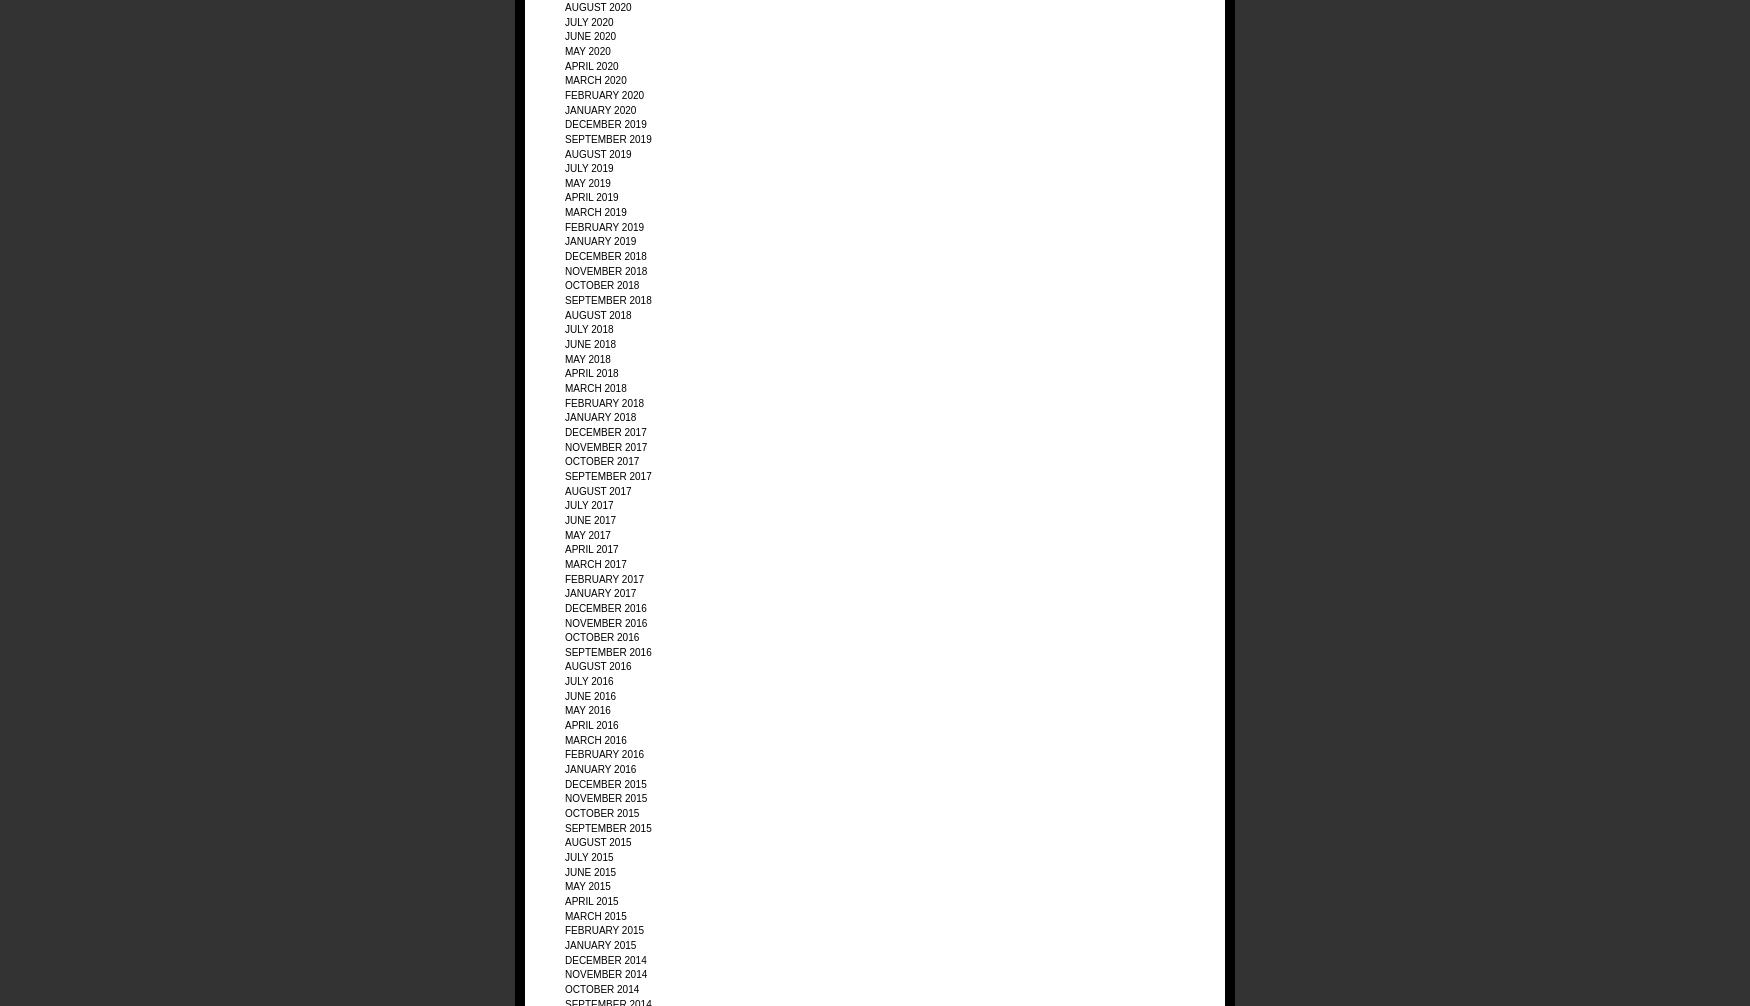 This screenshot has width=1750, height=1006. What do you see at coordinates (590, 519) in the screenshot?
I see `'June 2017'` at bounding box center [590, 519].